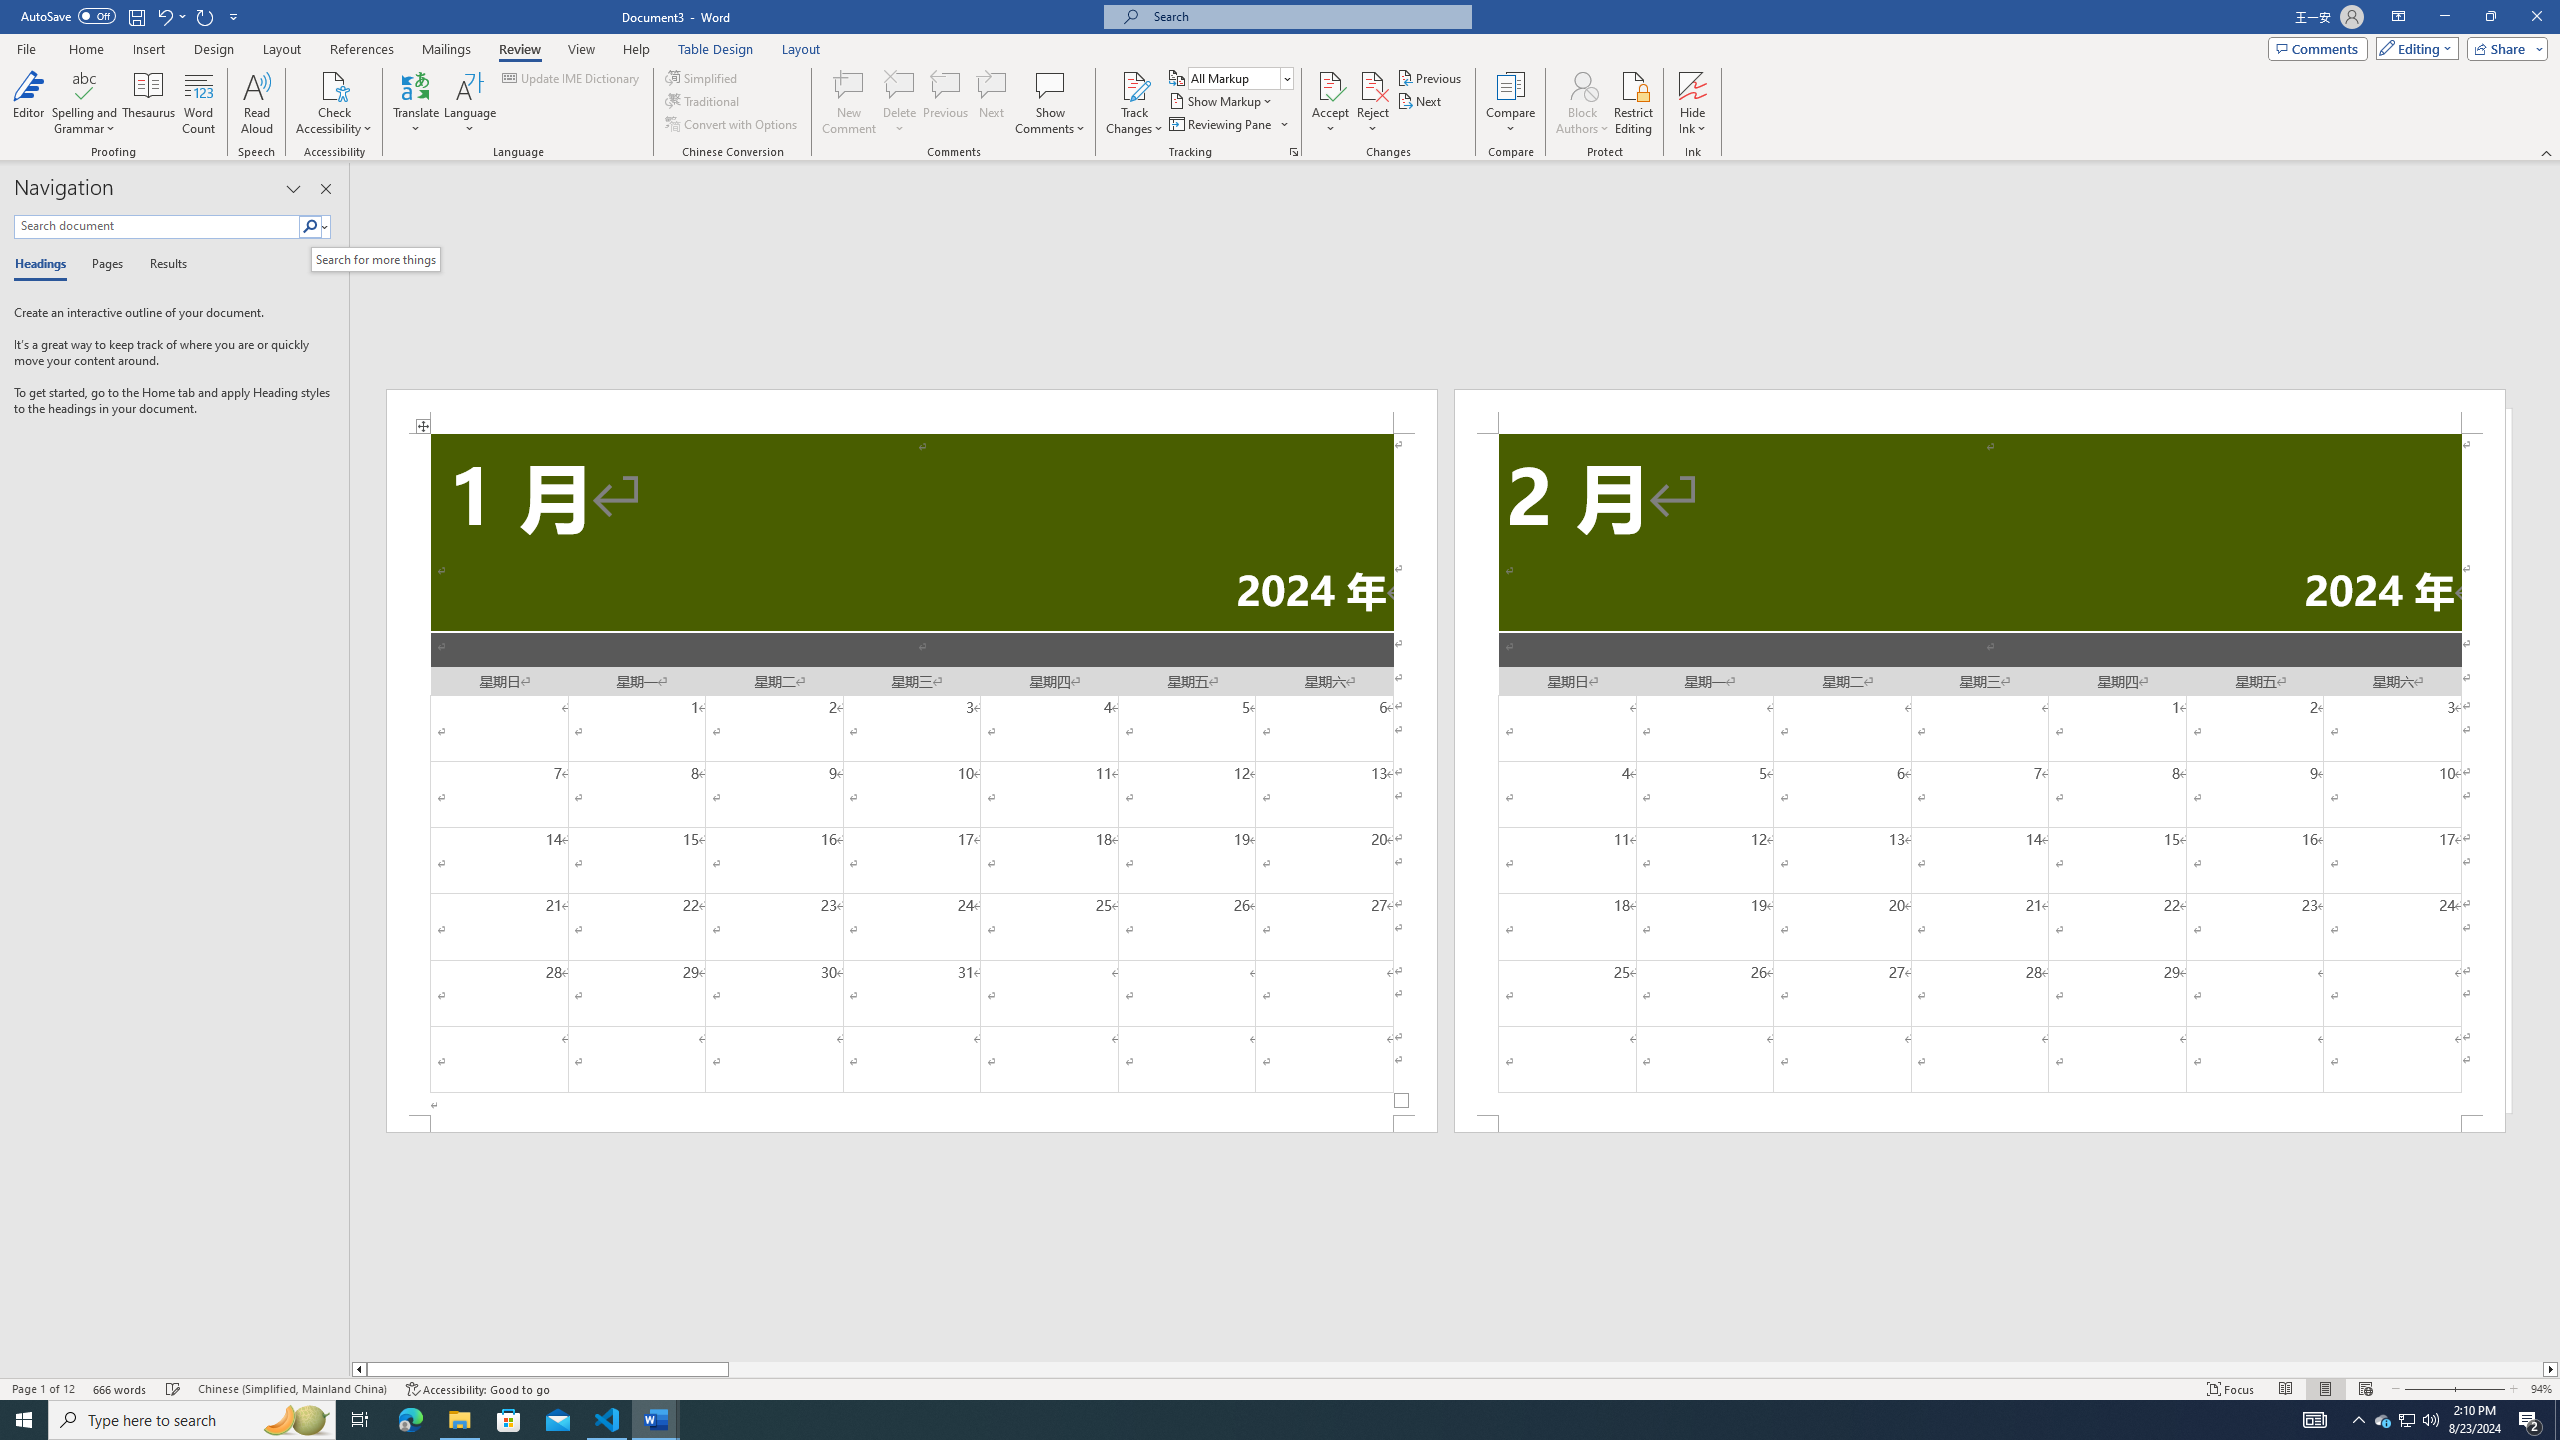 The image size is (2560, 1440). I want to click on 'Traditional', so click(704, 99).